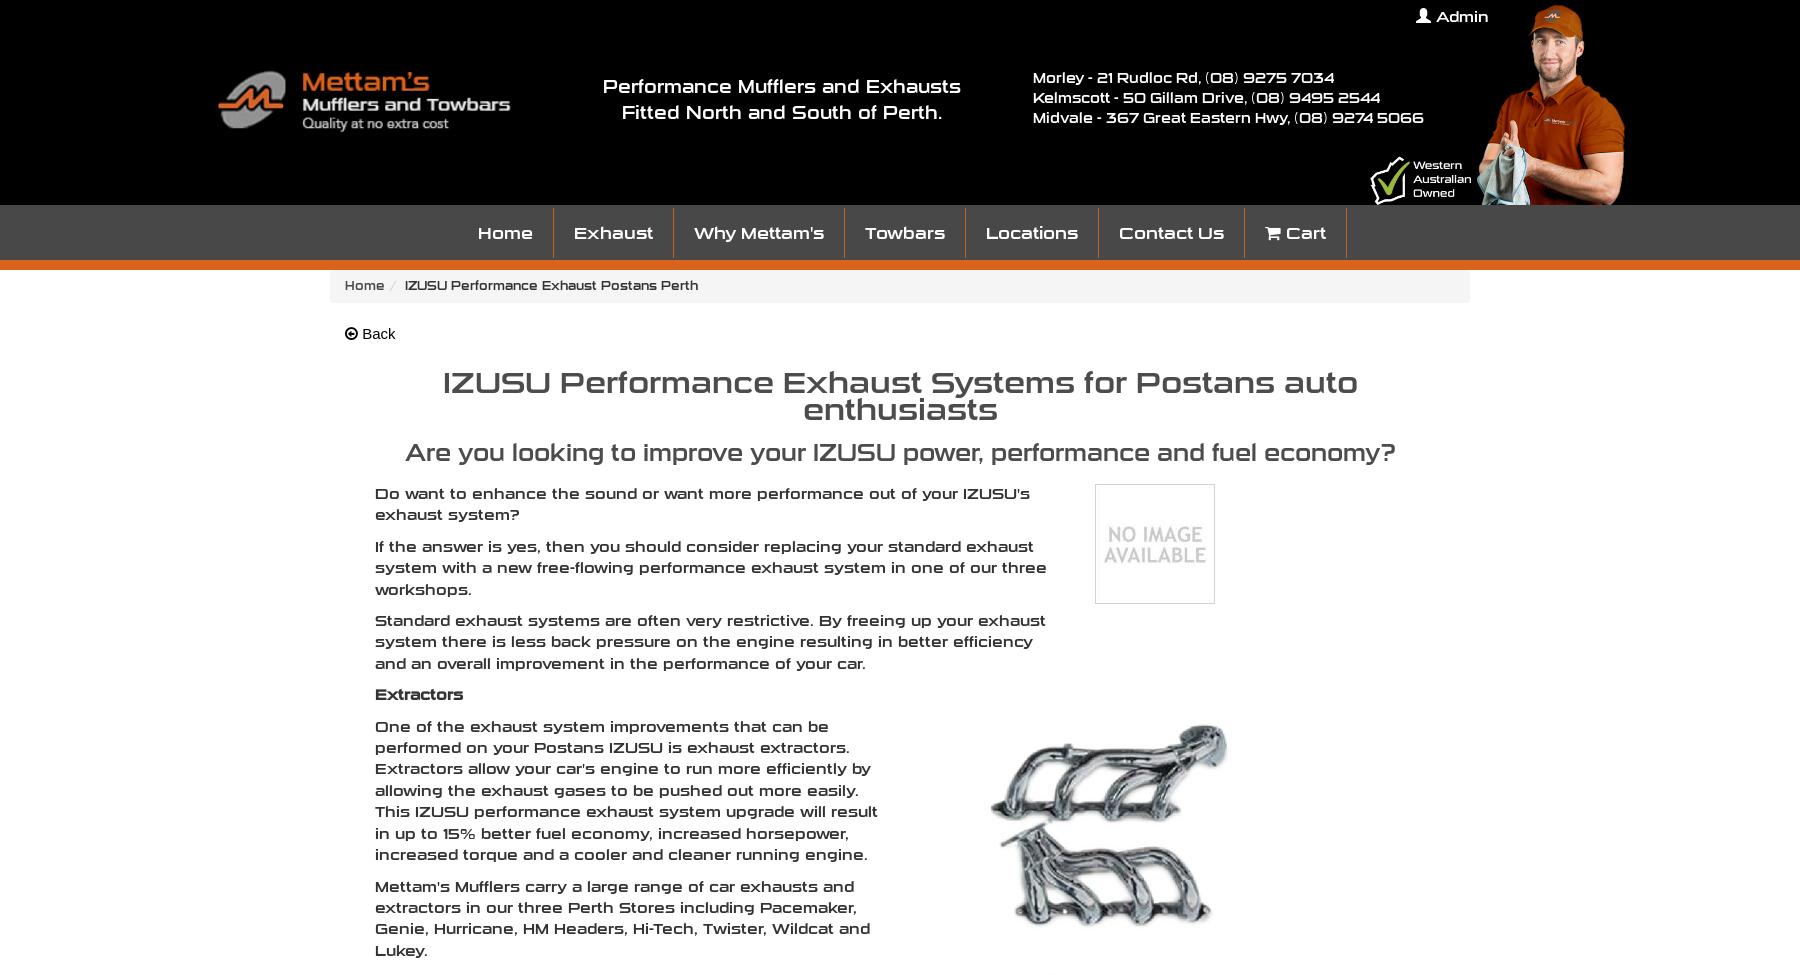 The image size is (1800, 975). Describe the element at coordinates (626, 790) in the screenshot. I see `'One of the exhaust system improvements that can be performed on your Postans IZUSU is exhaust extractors. Extractors allow your car's engine to run more efficiently by allowing the exhaust gases to be pushed out more easily. This IZUSU performance exhaust system upgrade will result in up to 15% better fuel economy, increased horsepower, increased torque and a cooler and cleaner running engine.'` at that location.